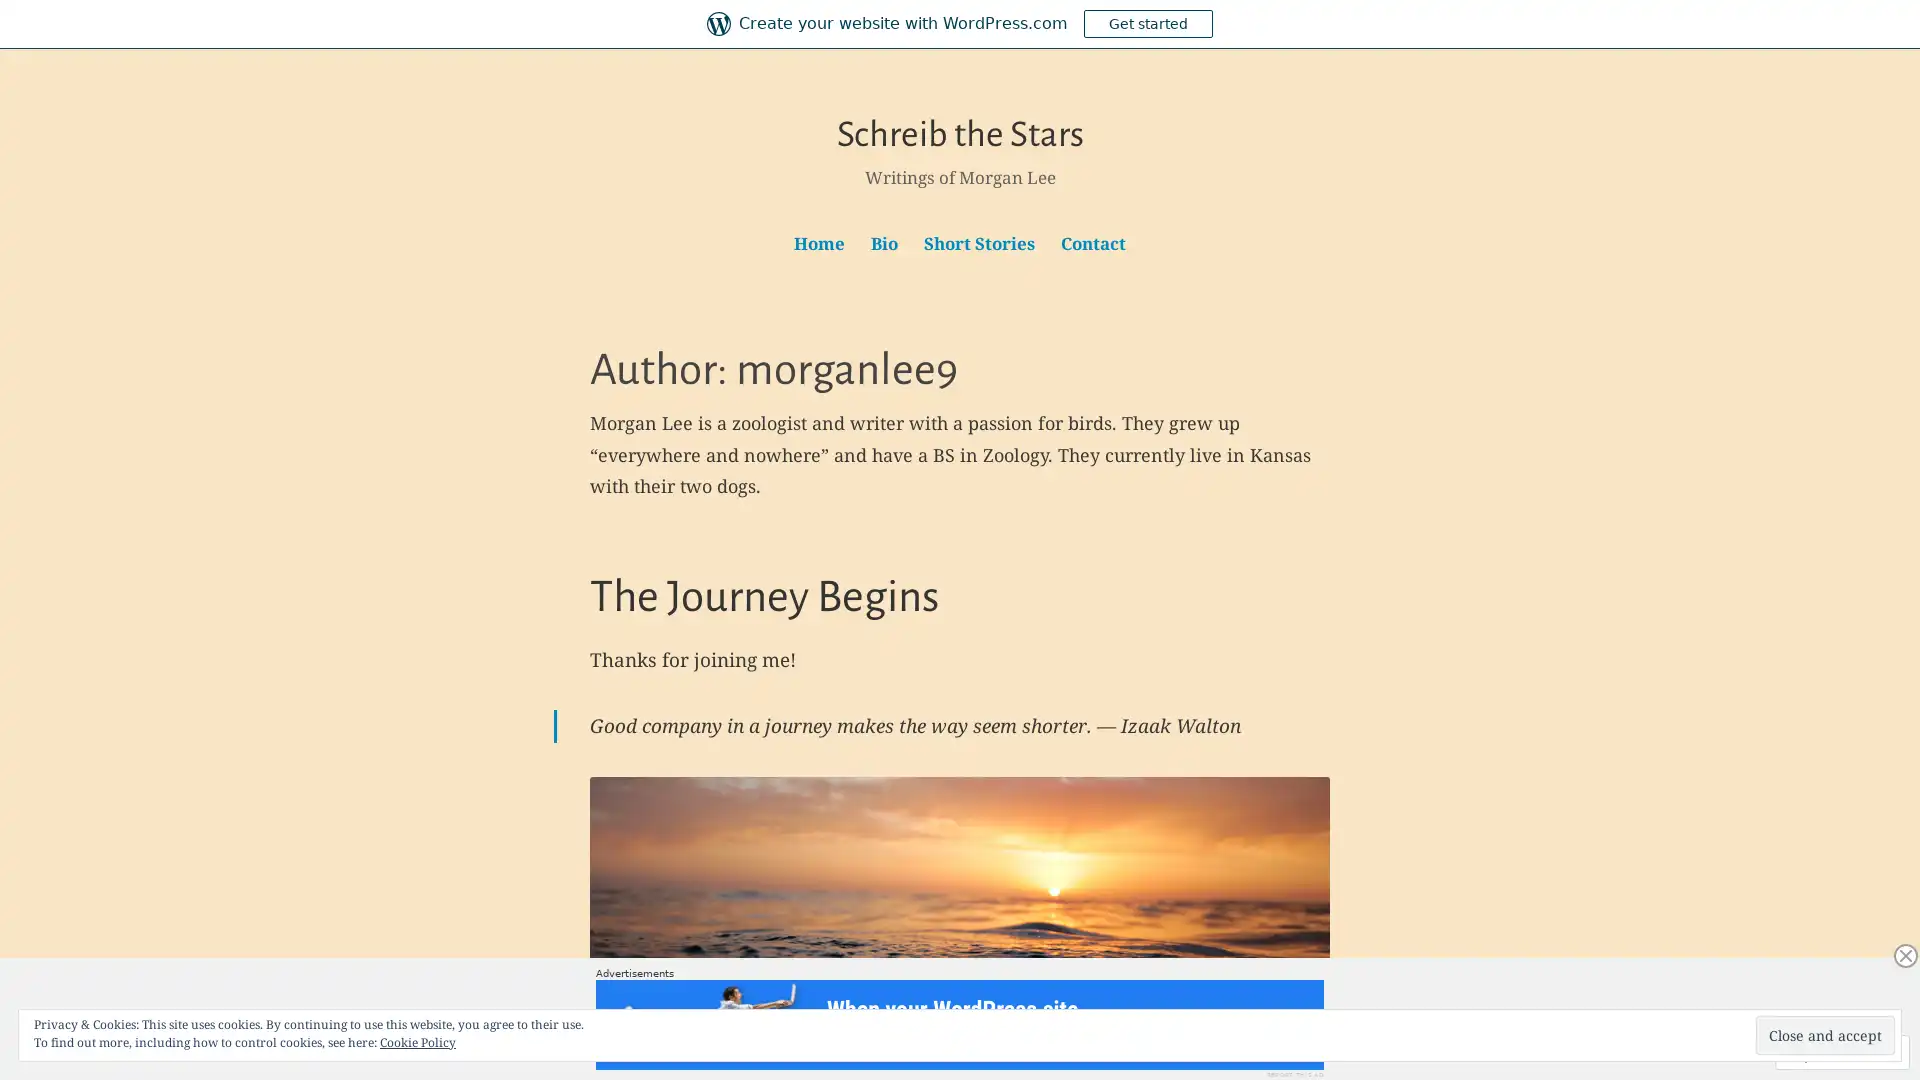 This screenshot has height=1080, width=1920. I want to click on Close and accept, so click(1825, 1035).